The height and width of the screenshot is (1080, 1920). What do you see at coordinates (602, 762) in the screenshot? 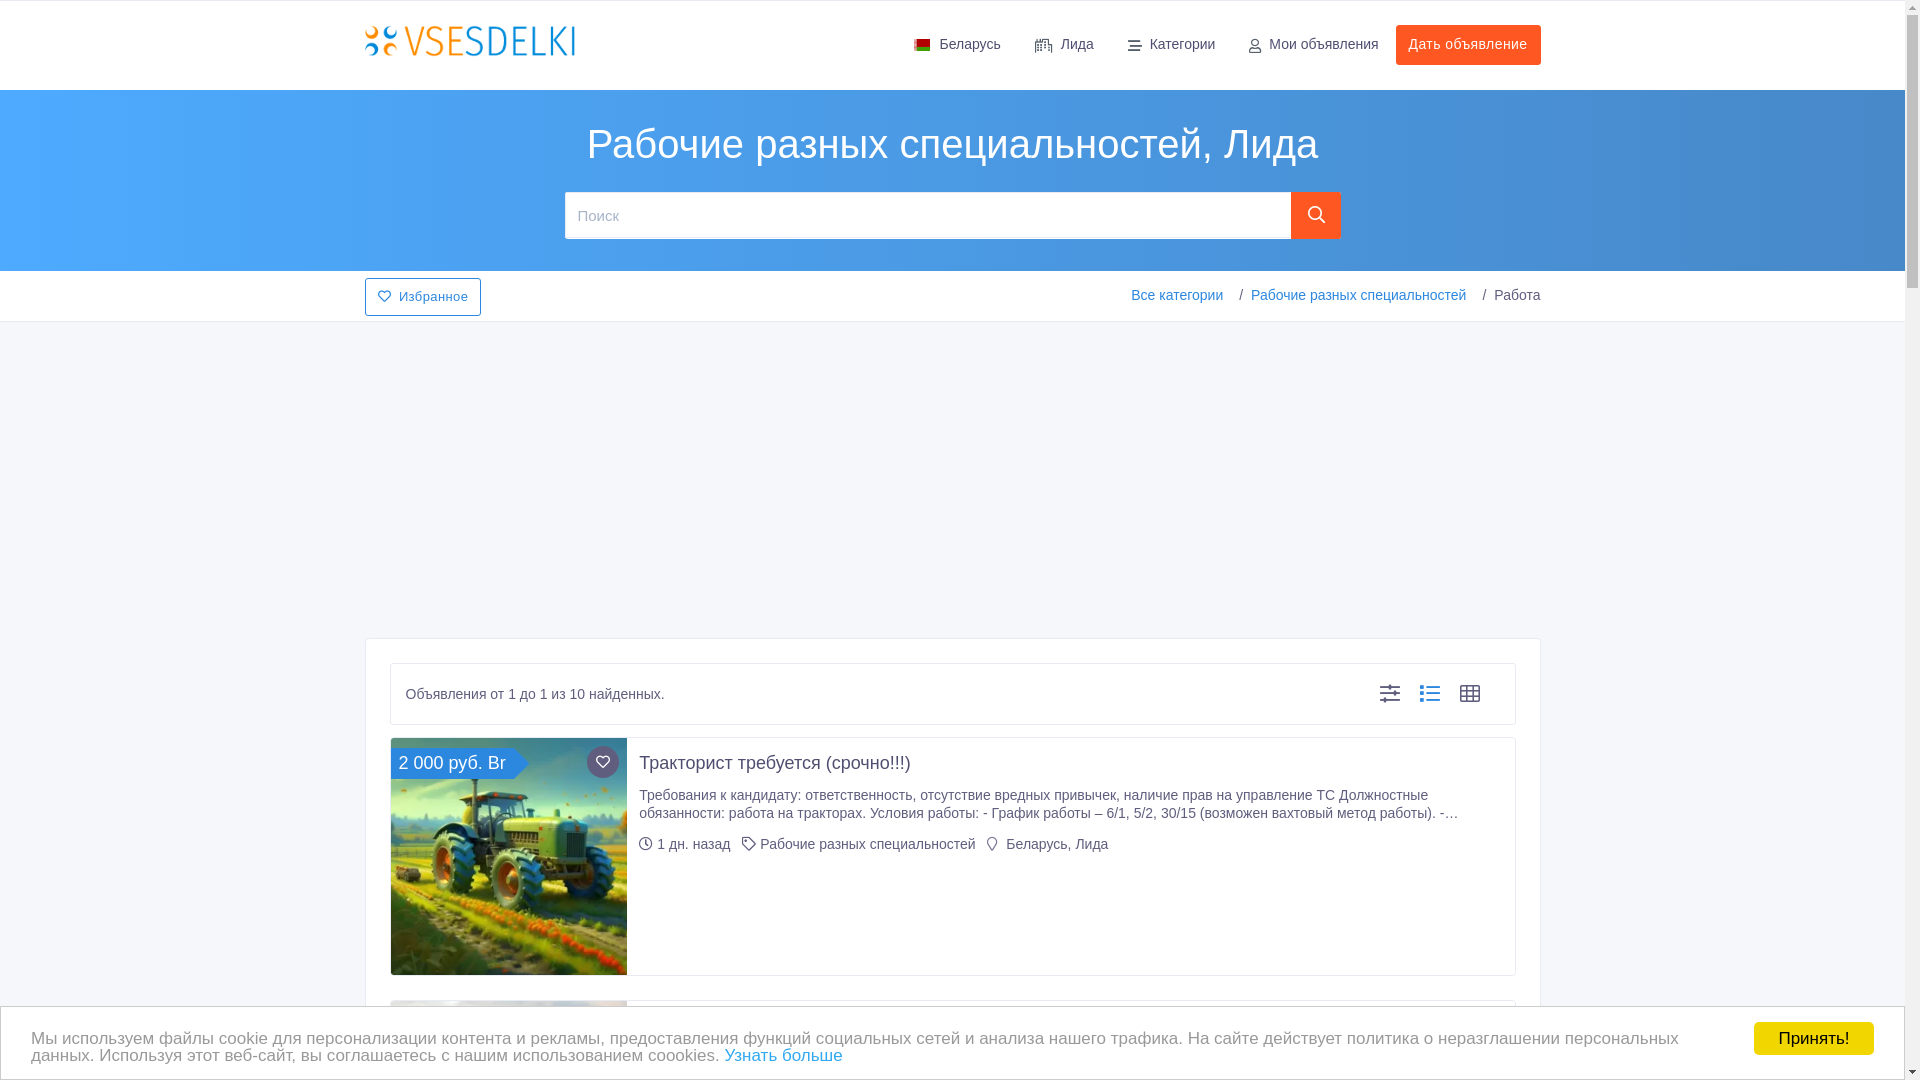
I see `'Add to favorite'` at bounding box center [602, 762].